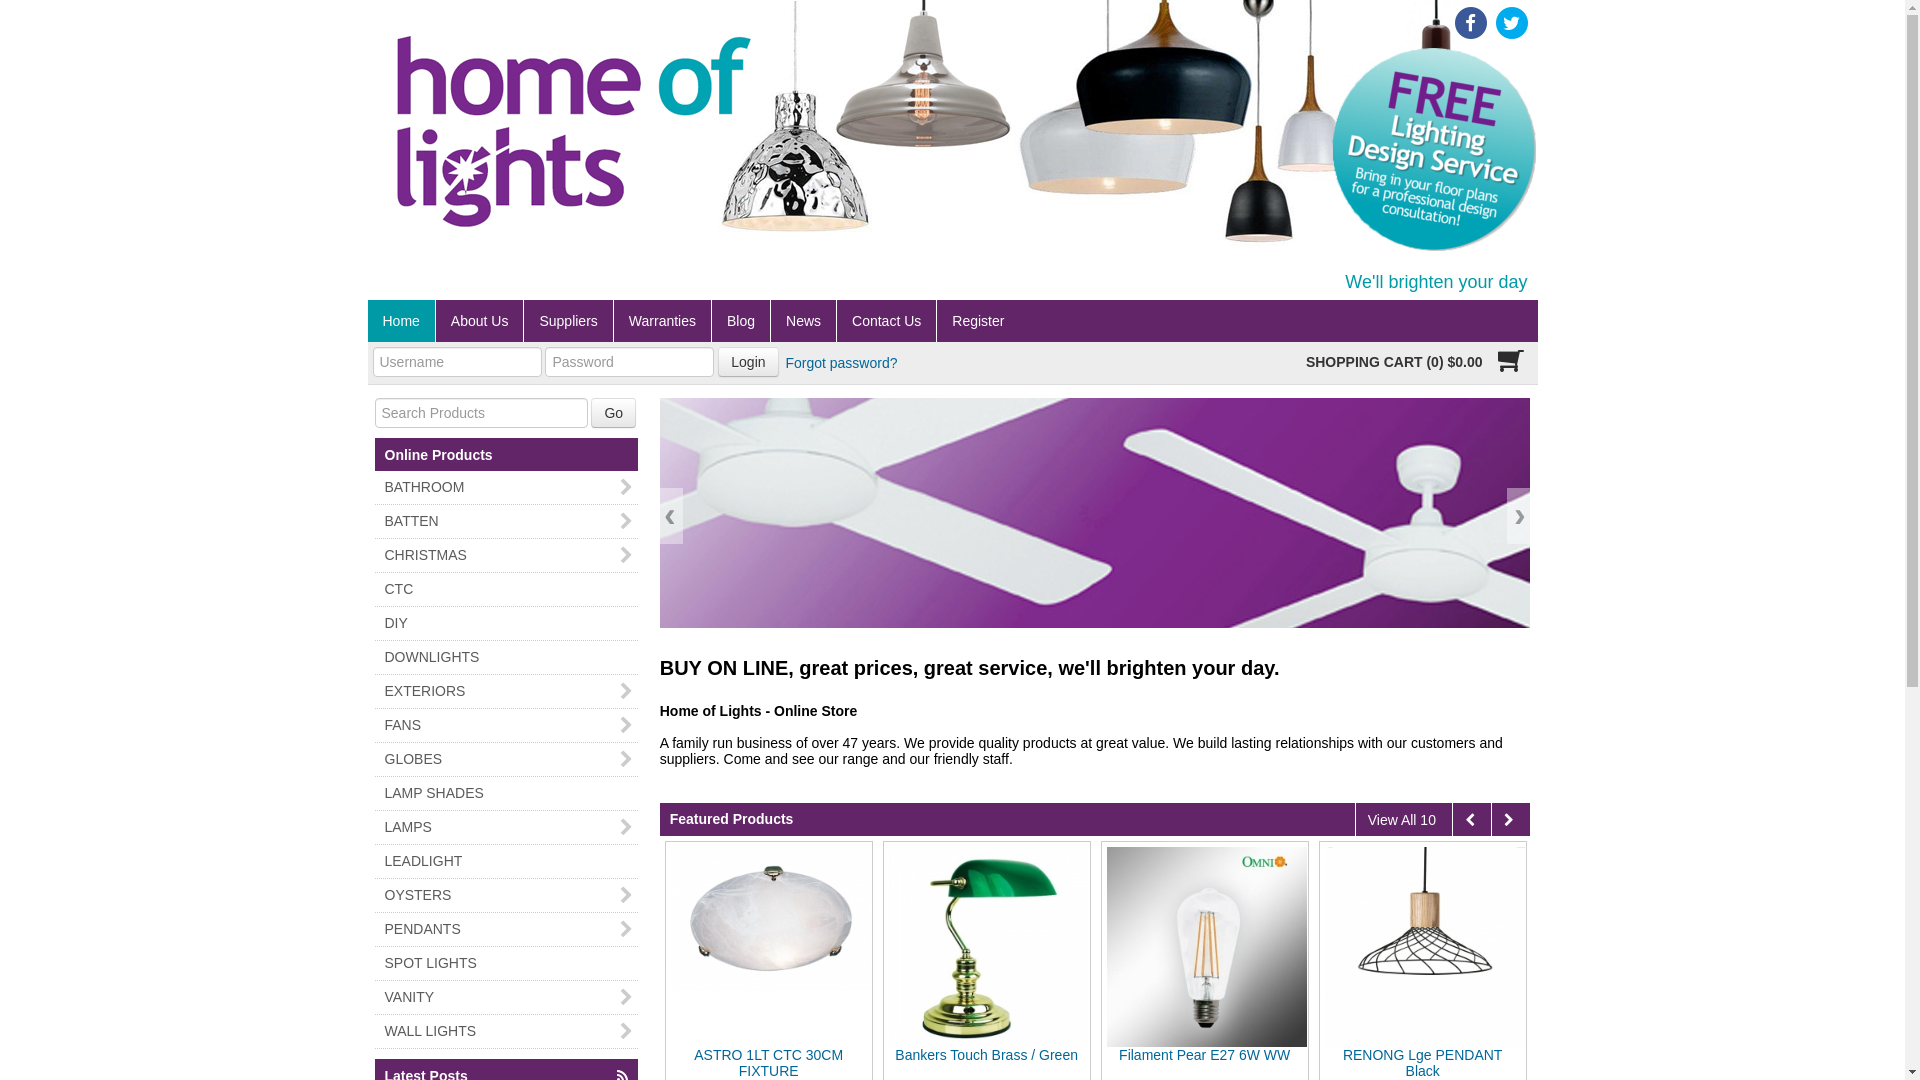 The height and width of the screenshot is (1080, 1920). Describe the element at coordinates (505, 1031) in the screenshot. I see `'WALL LIGHTS'` at that location.